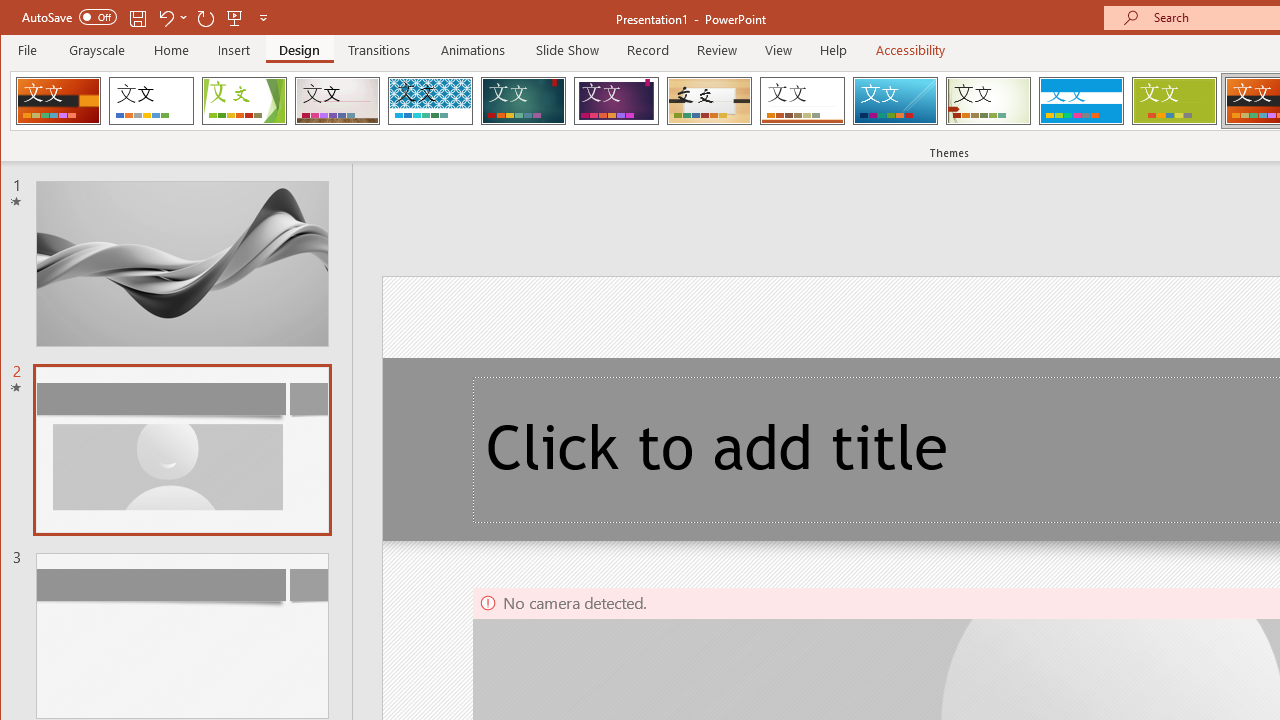 The width and height of the screenshot is (1280, 720). What do you see at coordinates (150, 100) in the screenshot?
I see `'Office Theme'` at bounding box center [150, 100].